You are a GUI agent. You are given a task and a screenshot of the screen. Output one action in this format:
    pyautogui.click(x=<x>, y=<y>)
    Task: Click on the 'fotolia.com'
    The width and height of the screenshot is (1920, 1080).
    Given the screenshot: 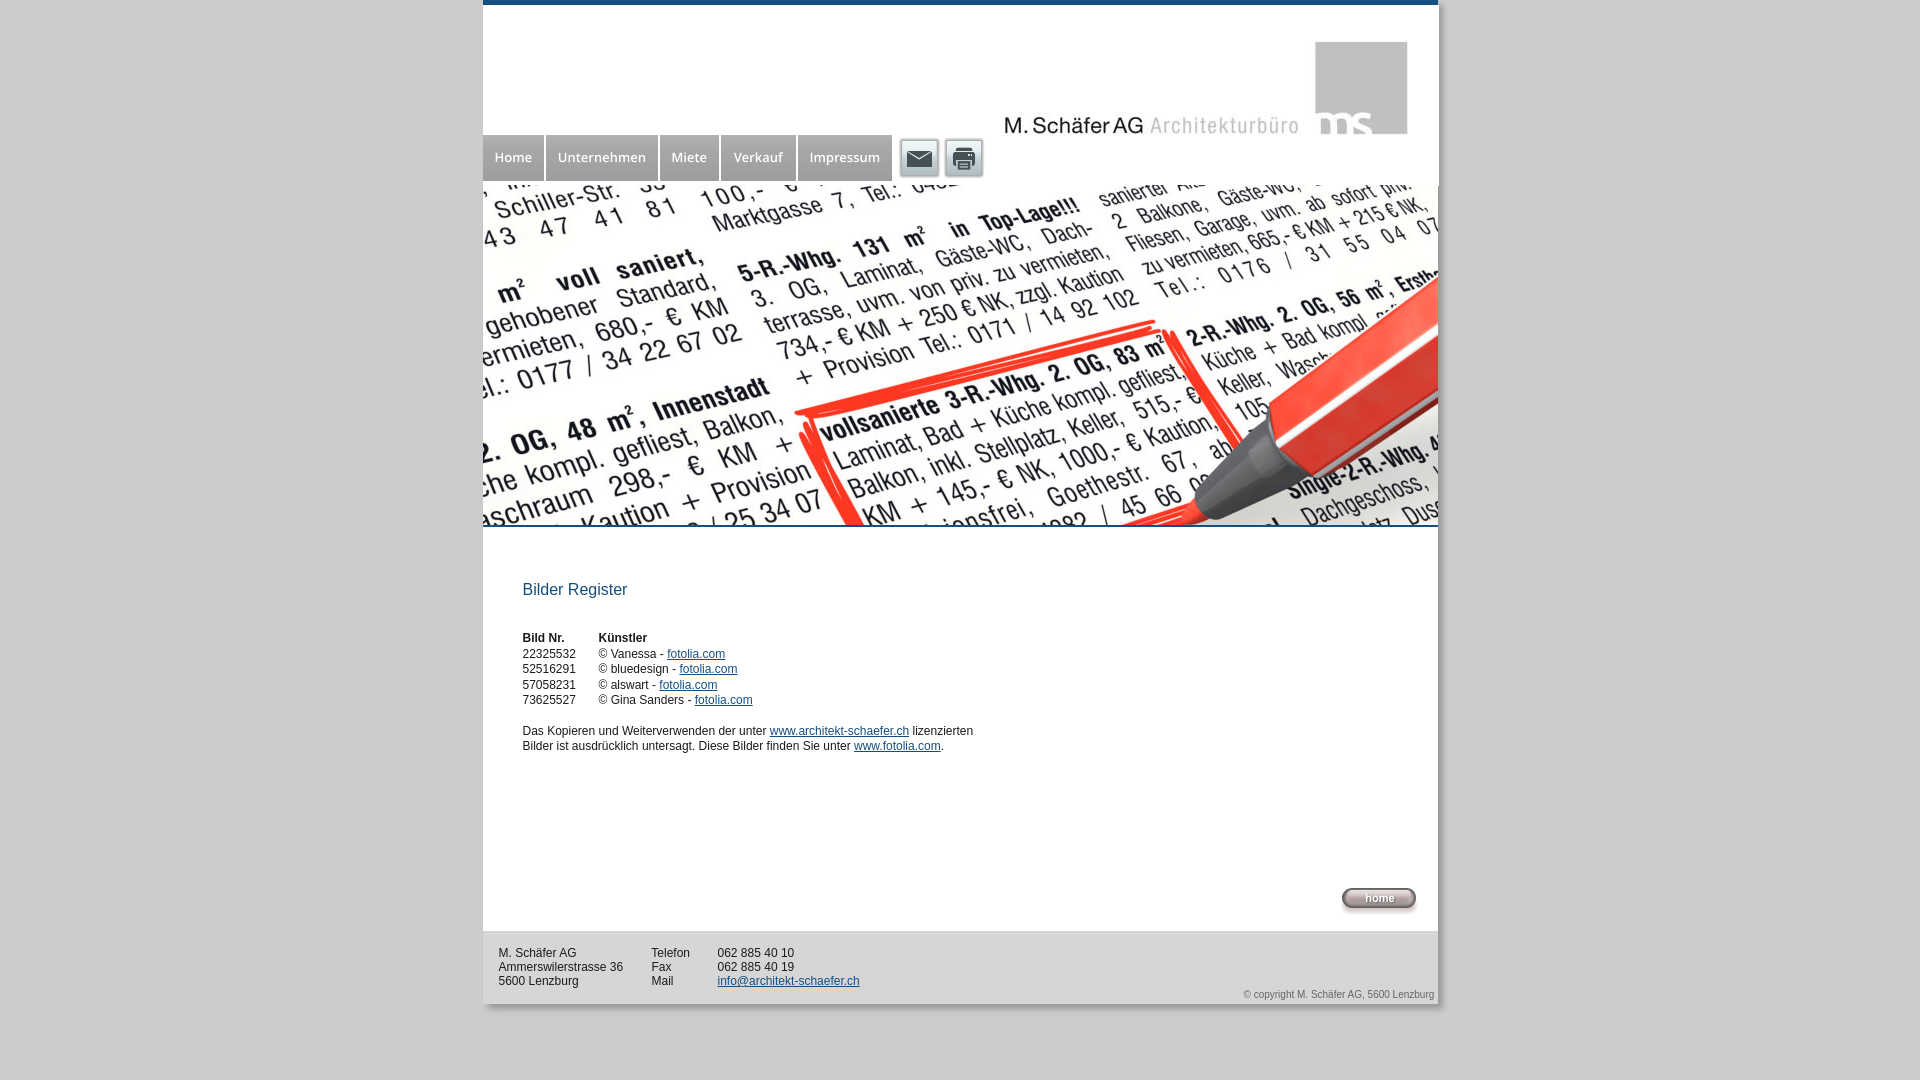 What is the action you would take?
    pyautogui.click(x=723, y=698)
    